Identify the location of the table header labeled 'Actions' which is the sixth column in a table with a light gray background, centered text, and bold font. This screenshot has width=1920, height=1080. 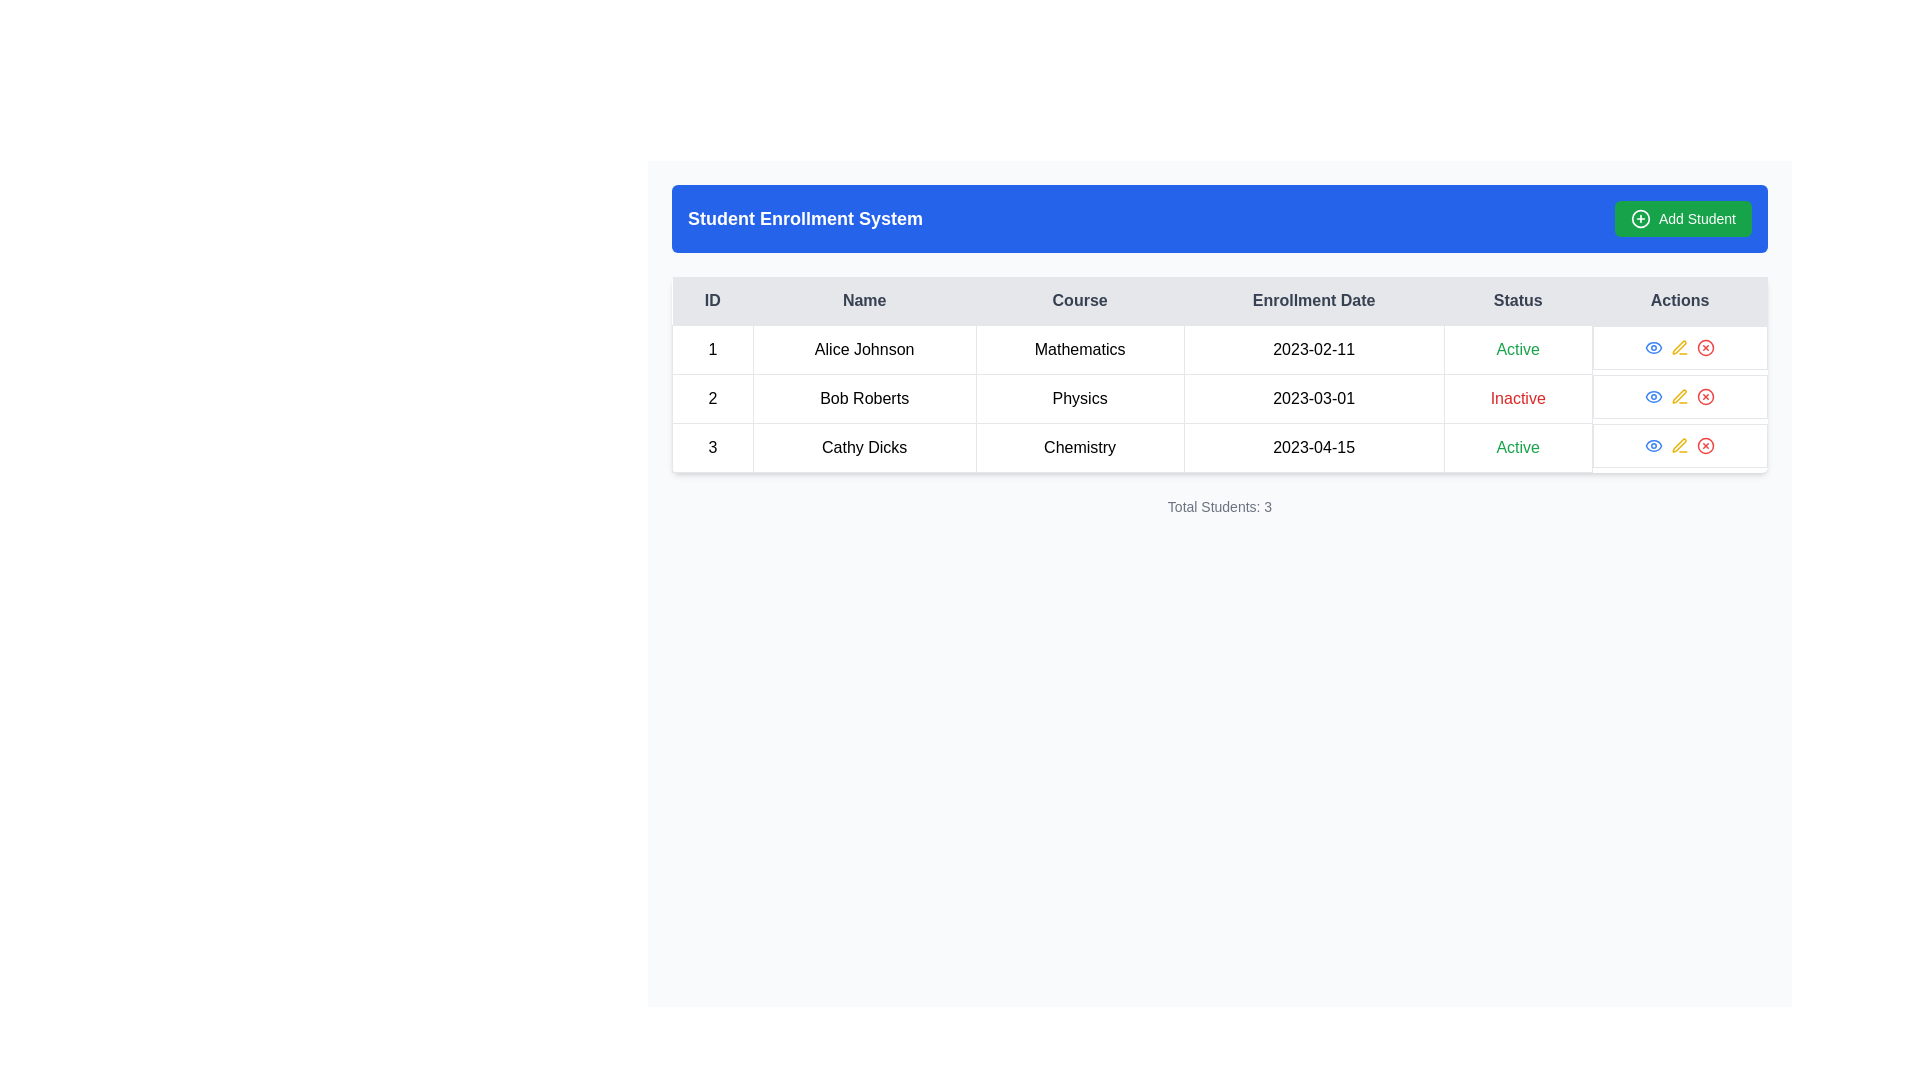
(1680, 301).